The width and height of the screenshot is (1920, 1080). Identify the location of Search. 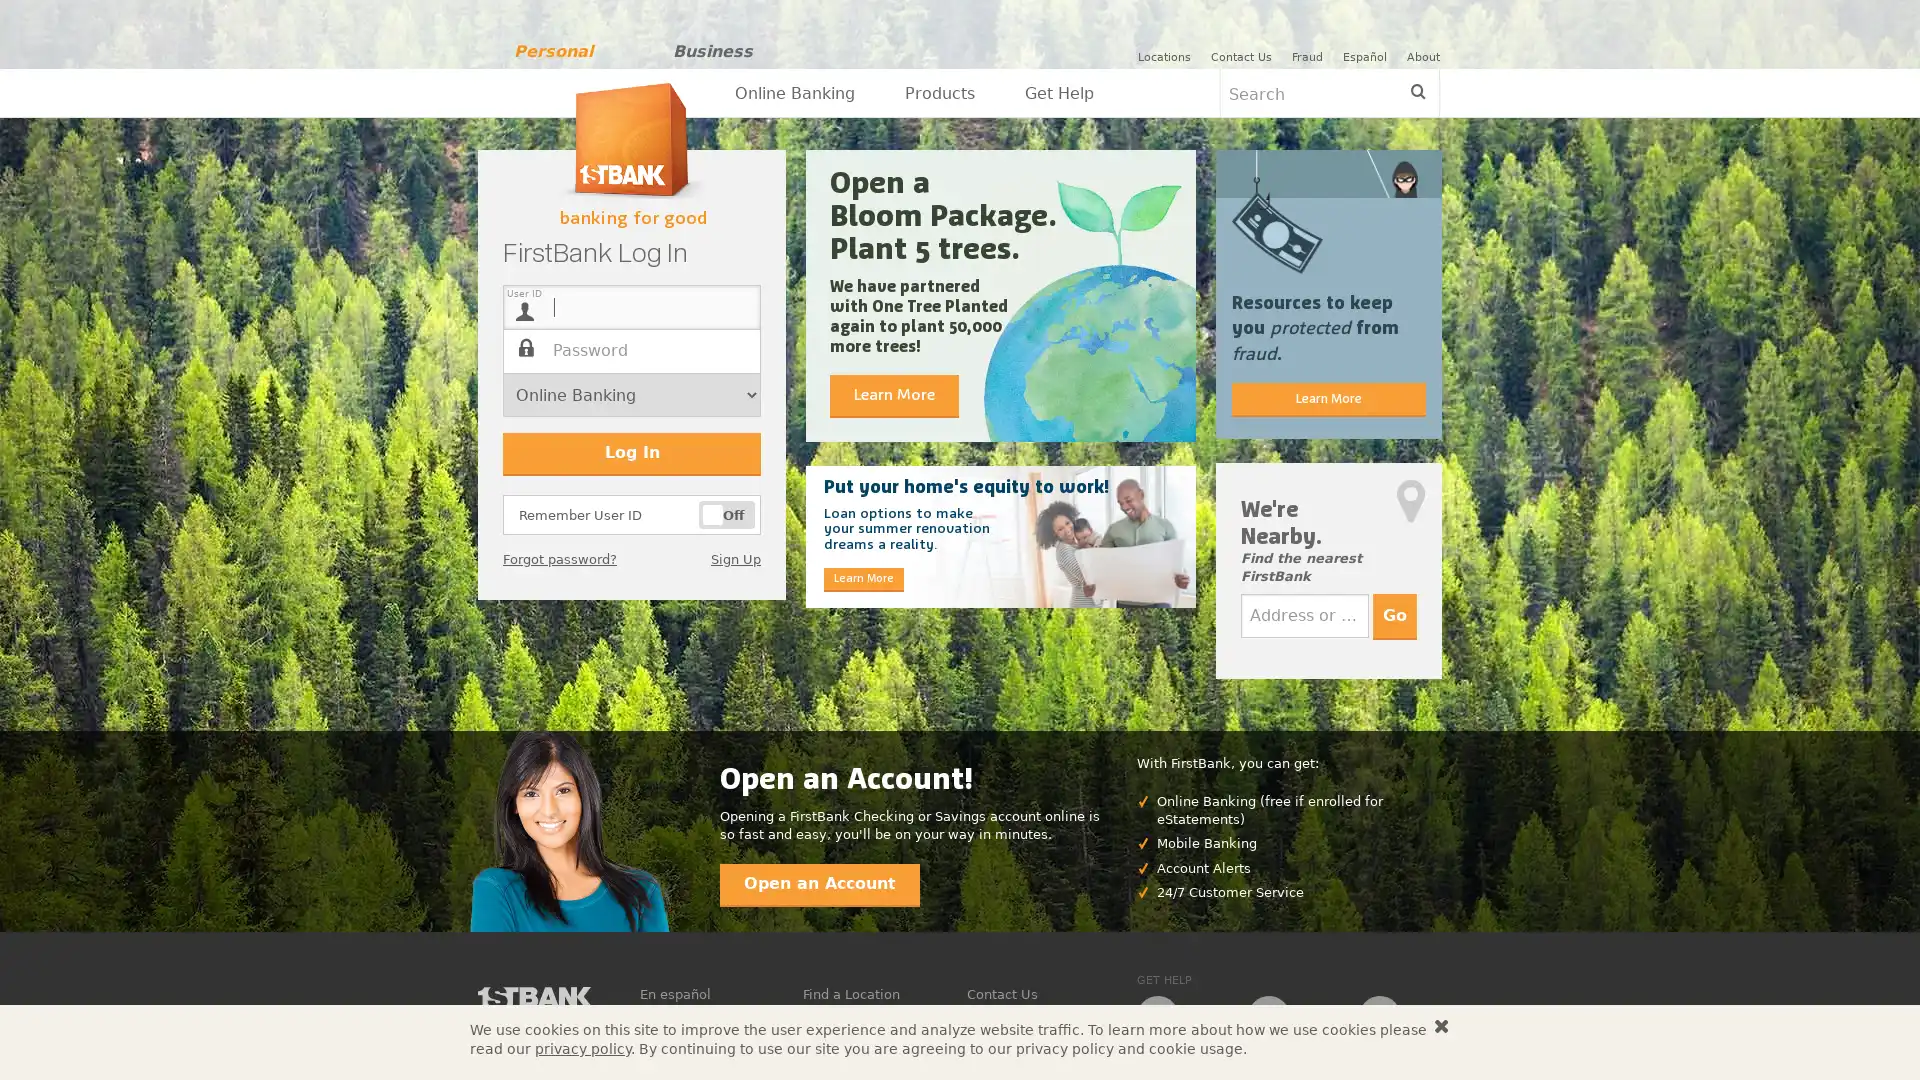
(1416, 92).